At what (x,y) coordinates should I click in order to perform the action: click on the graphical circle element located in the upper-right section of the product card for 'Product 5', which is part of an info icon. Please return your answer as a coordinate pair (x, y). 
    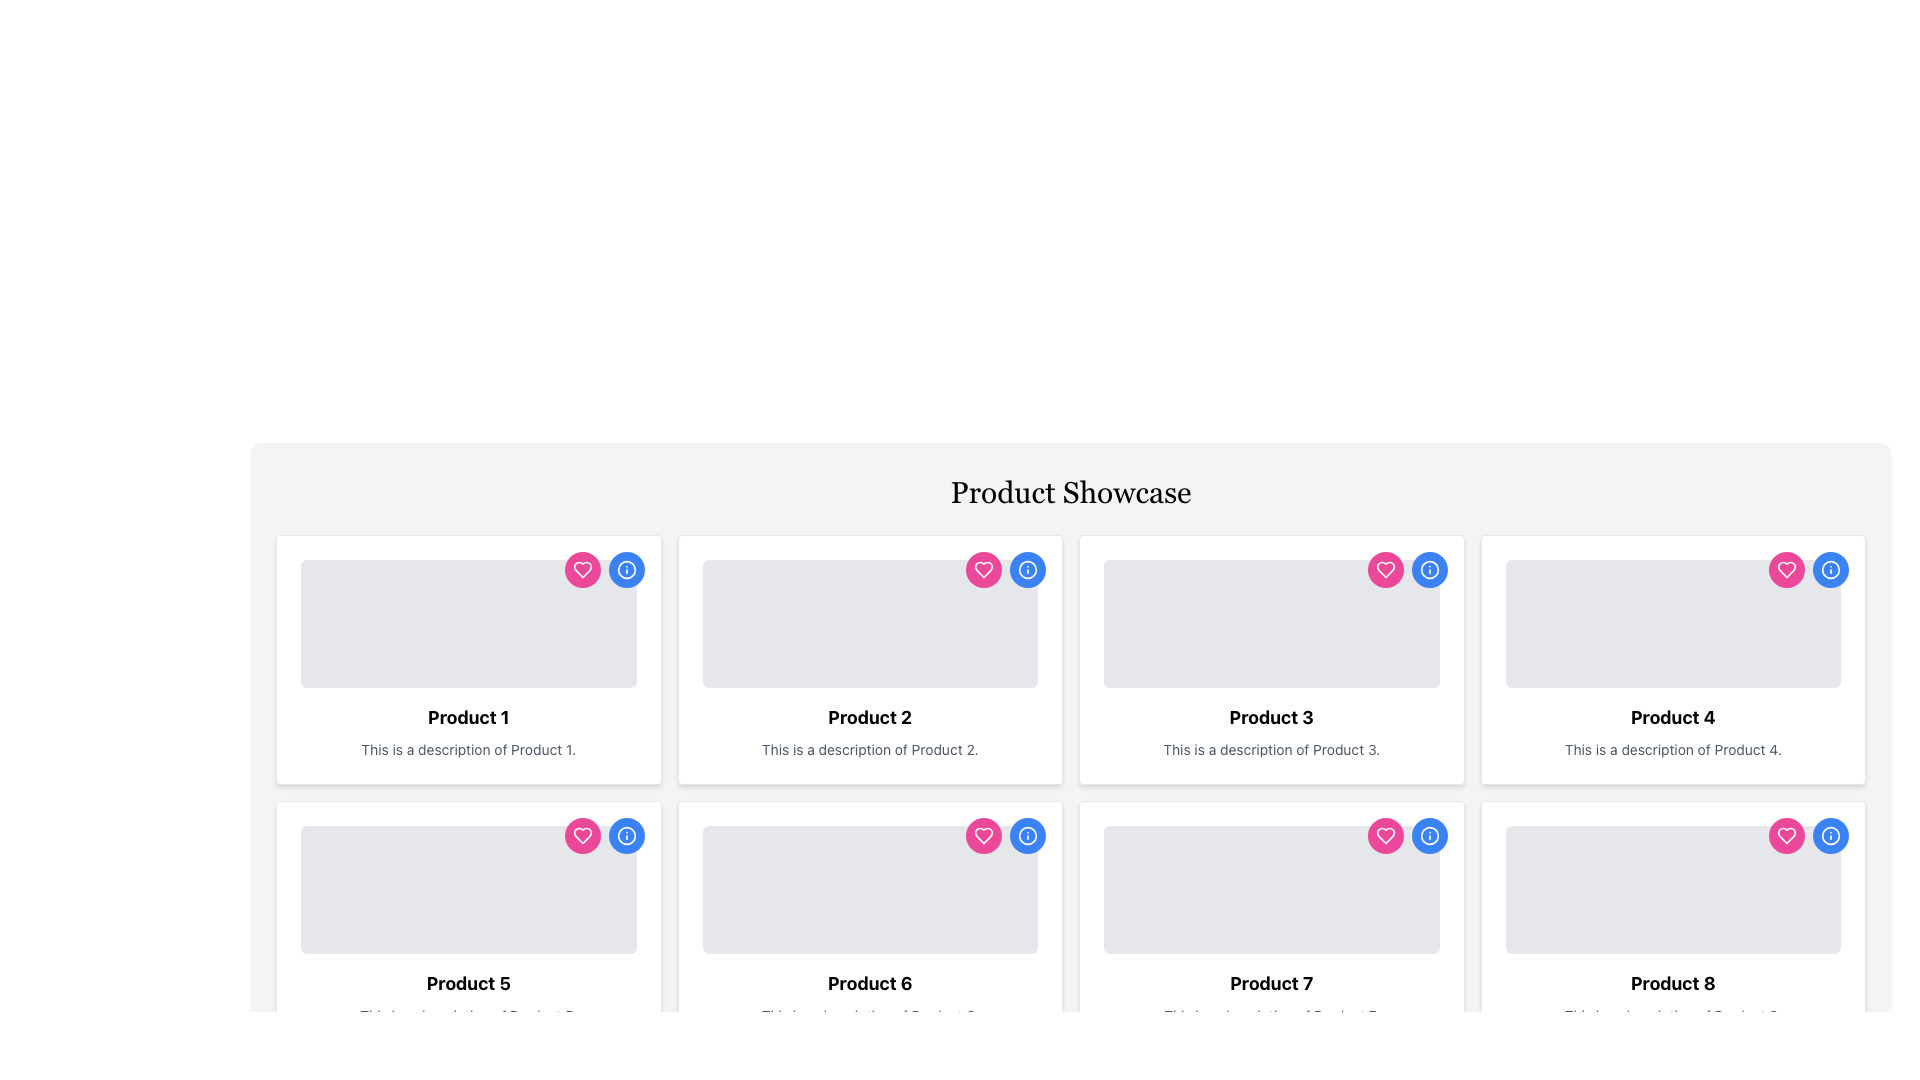
    Looking at the image, I should click on (625, 836).